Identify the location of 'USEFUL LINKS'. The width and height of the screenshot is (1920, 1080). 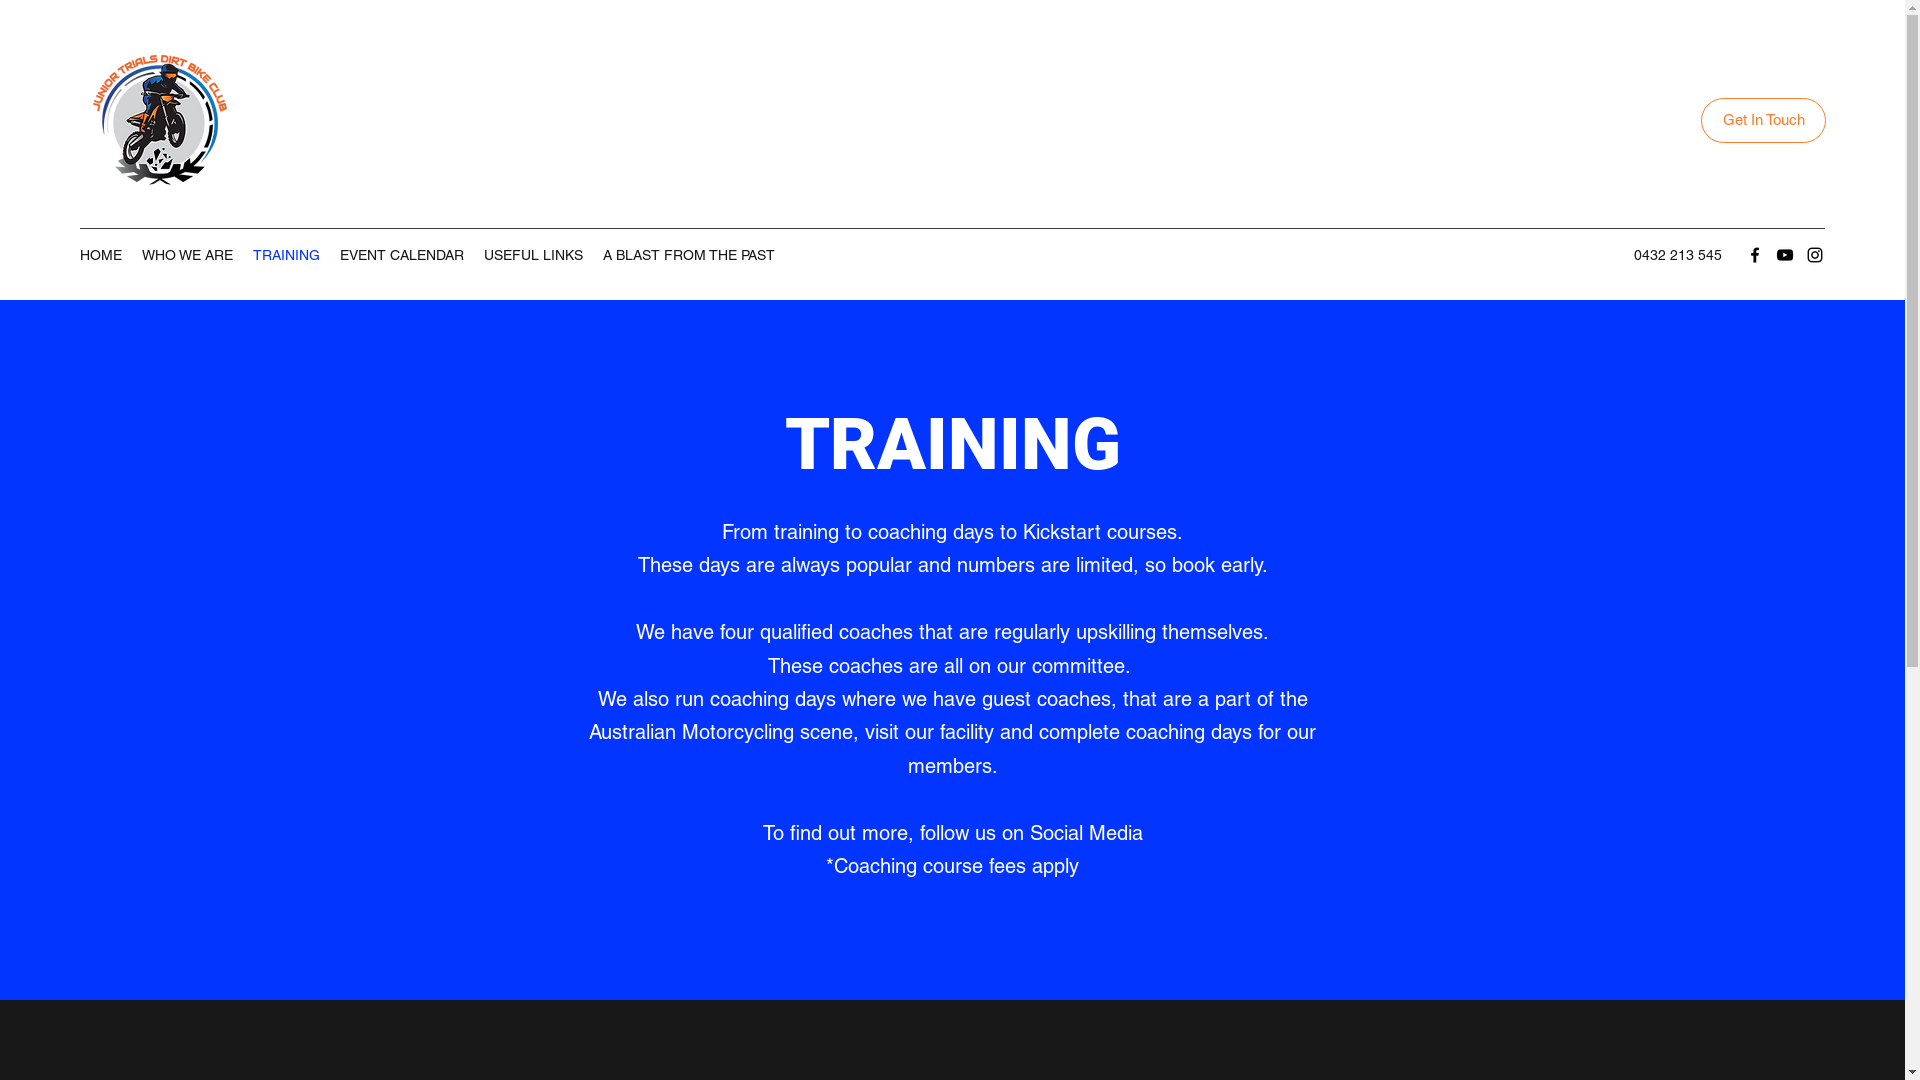
(473, 253).